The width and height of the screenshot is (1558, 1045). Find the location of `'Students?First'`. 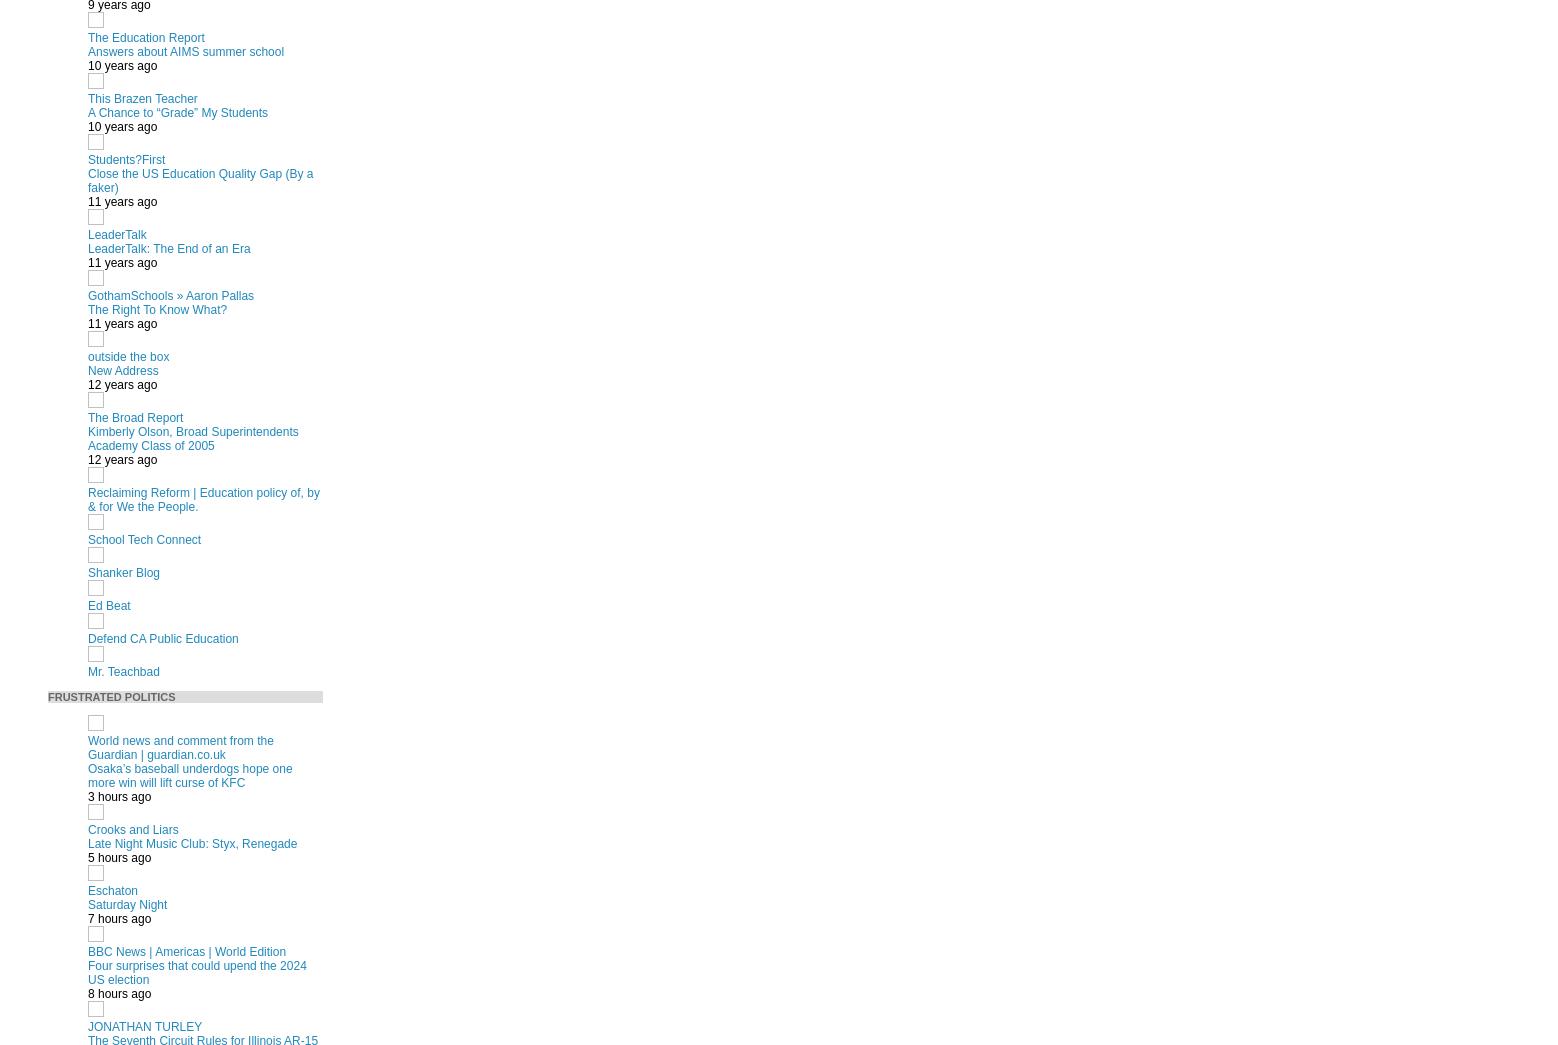

'Students?First' is located at coordinates (125, 158).